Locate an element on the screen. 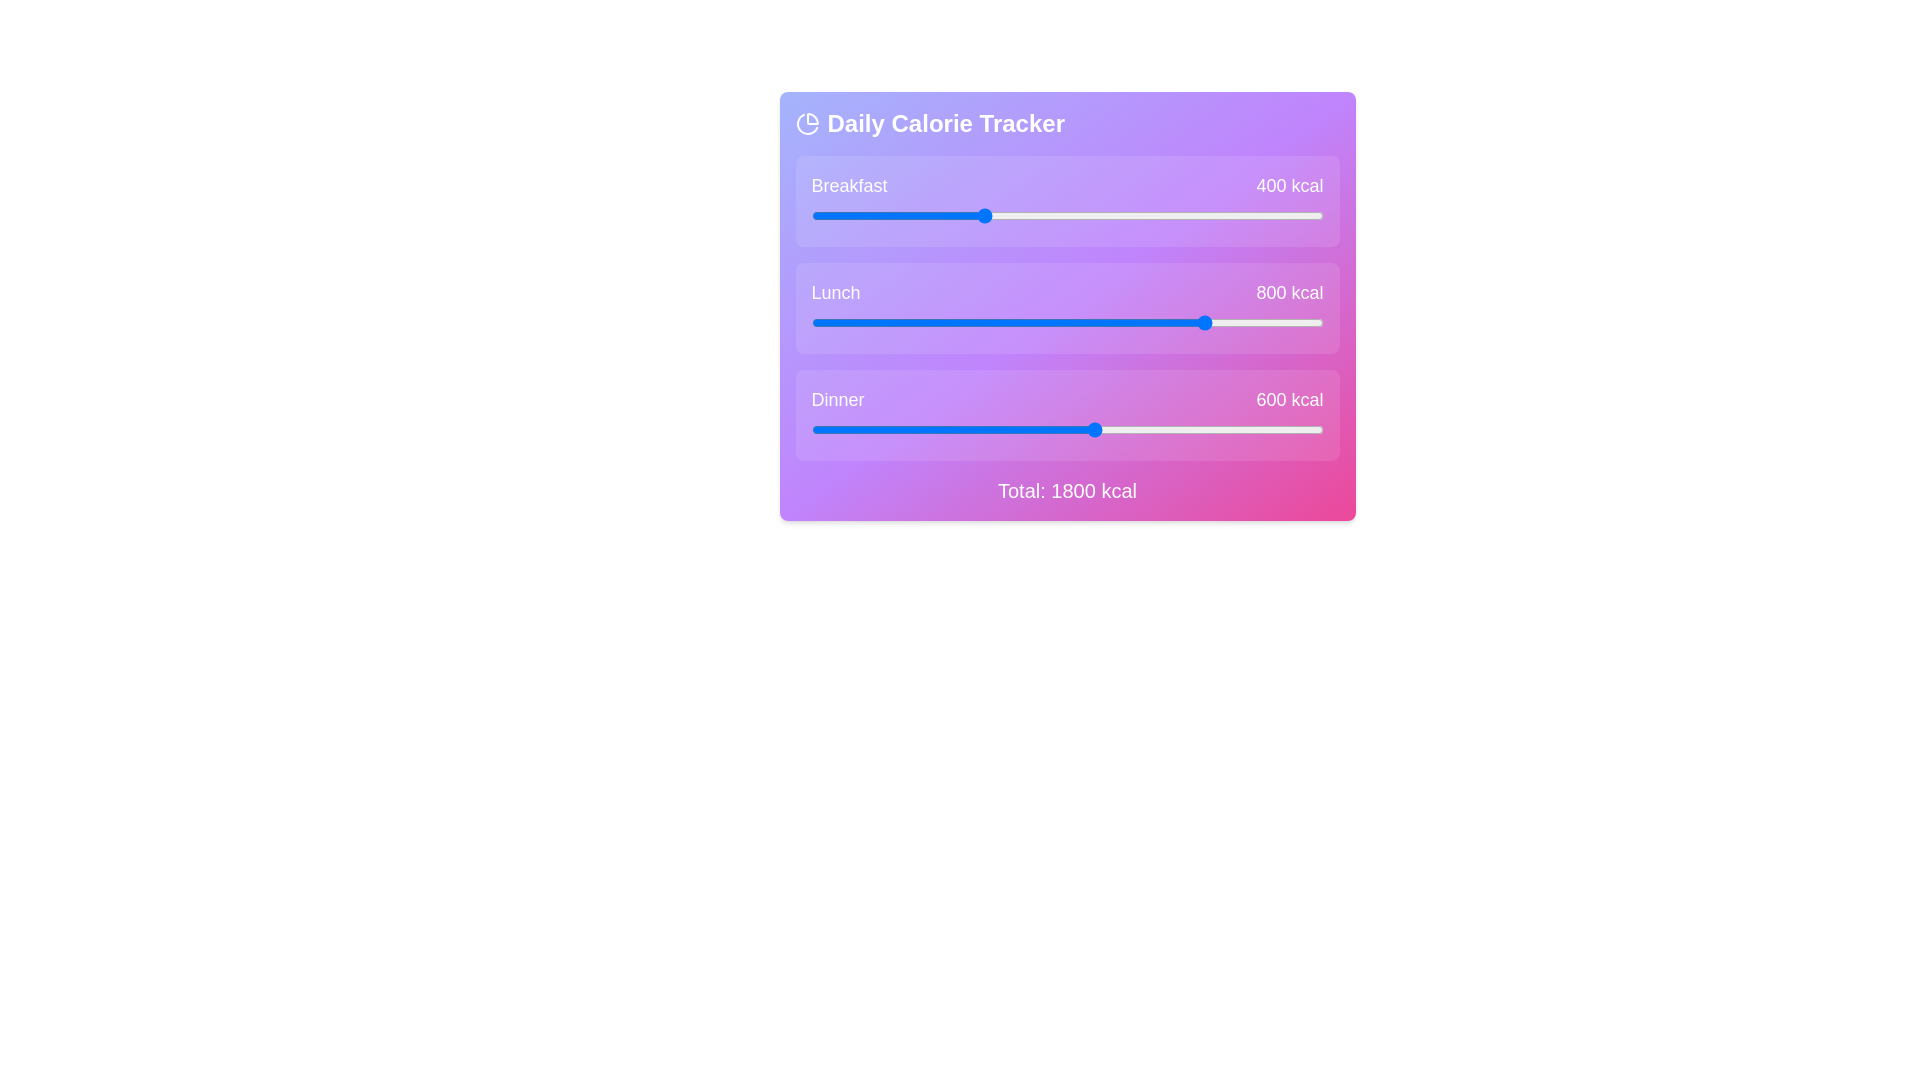 The height and width of the screenshot is (1080, 1920). the breakfast calorie value is located at coordinates (925, 216).